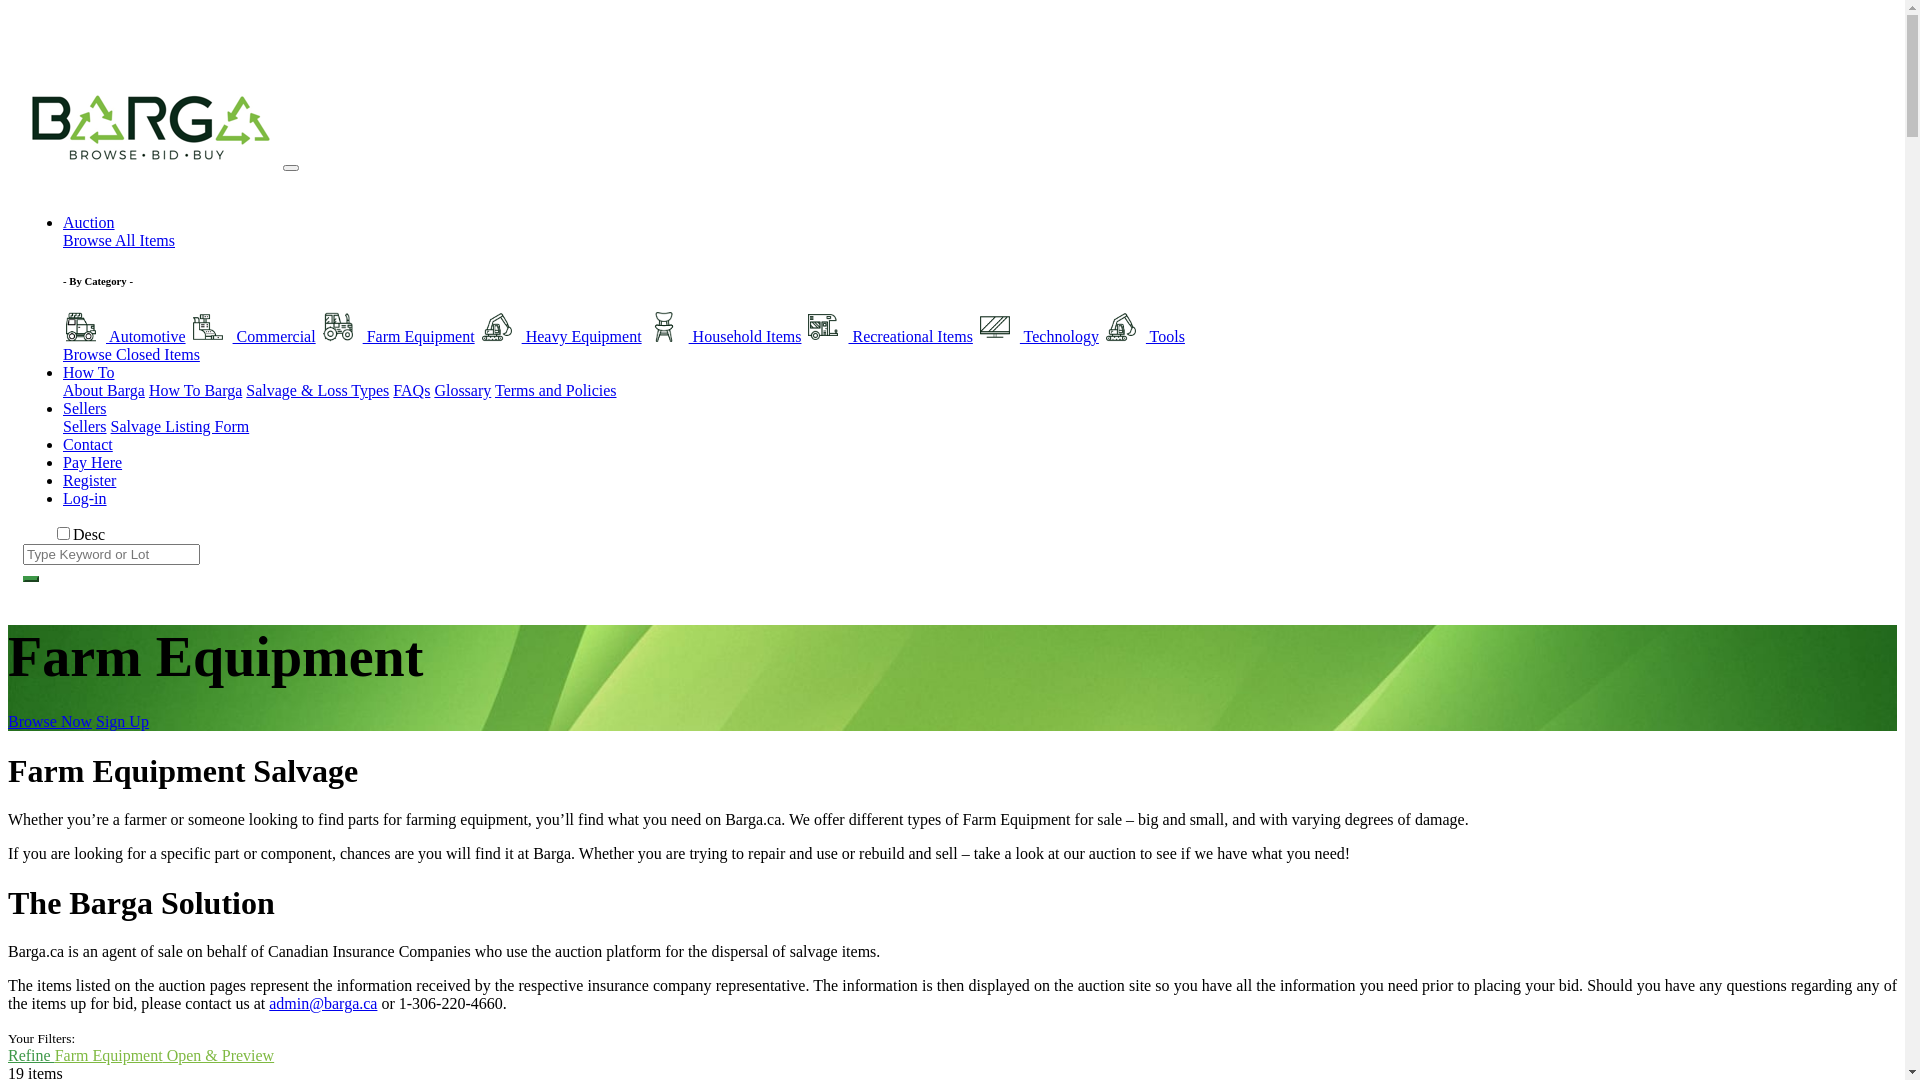  Describe the element at coordinates (887, 335) in the screenshot. I see `'Recreational Items'` at that location.